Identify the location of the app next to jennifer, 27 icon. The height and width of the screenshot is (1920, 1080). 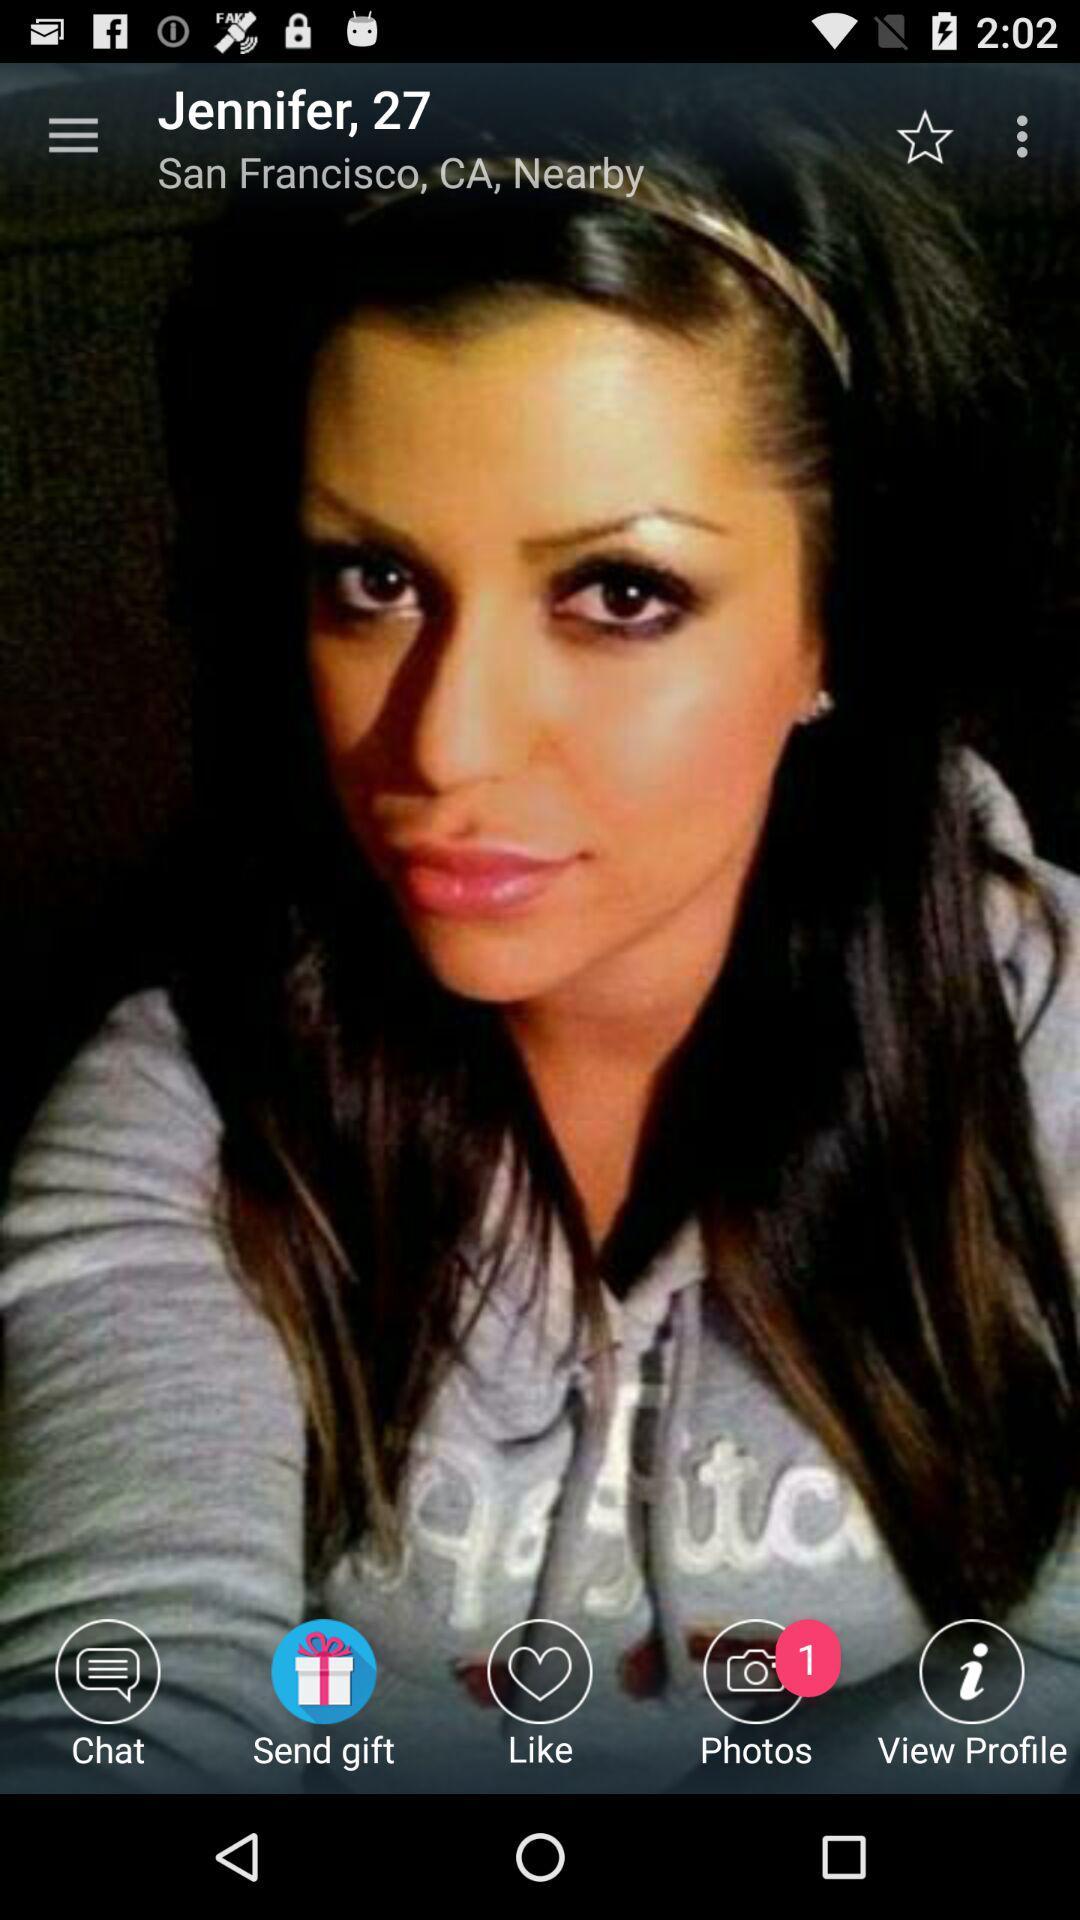
(72, 135).